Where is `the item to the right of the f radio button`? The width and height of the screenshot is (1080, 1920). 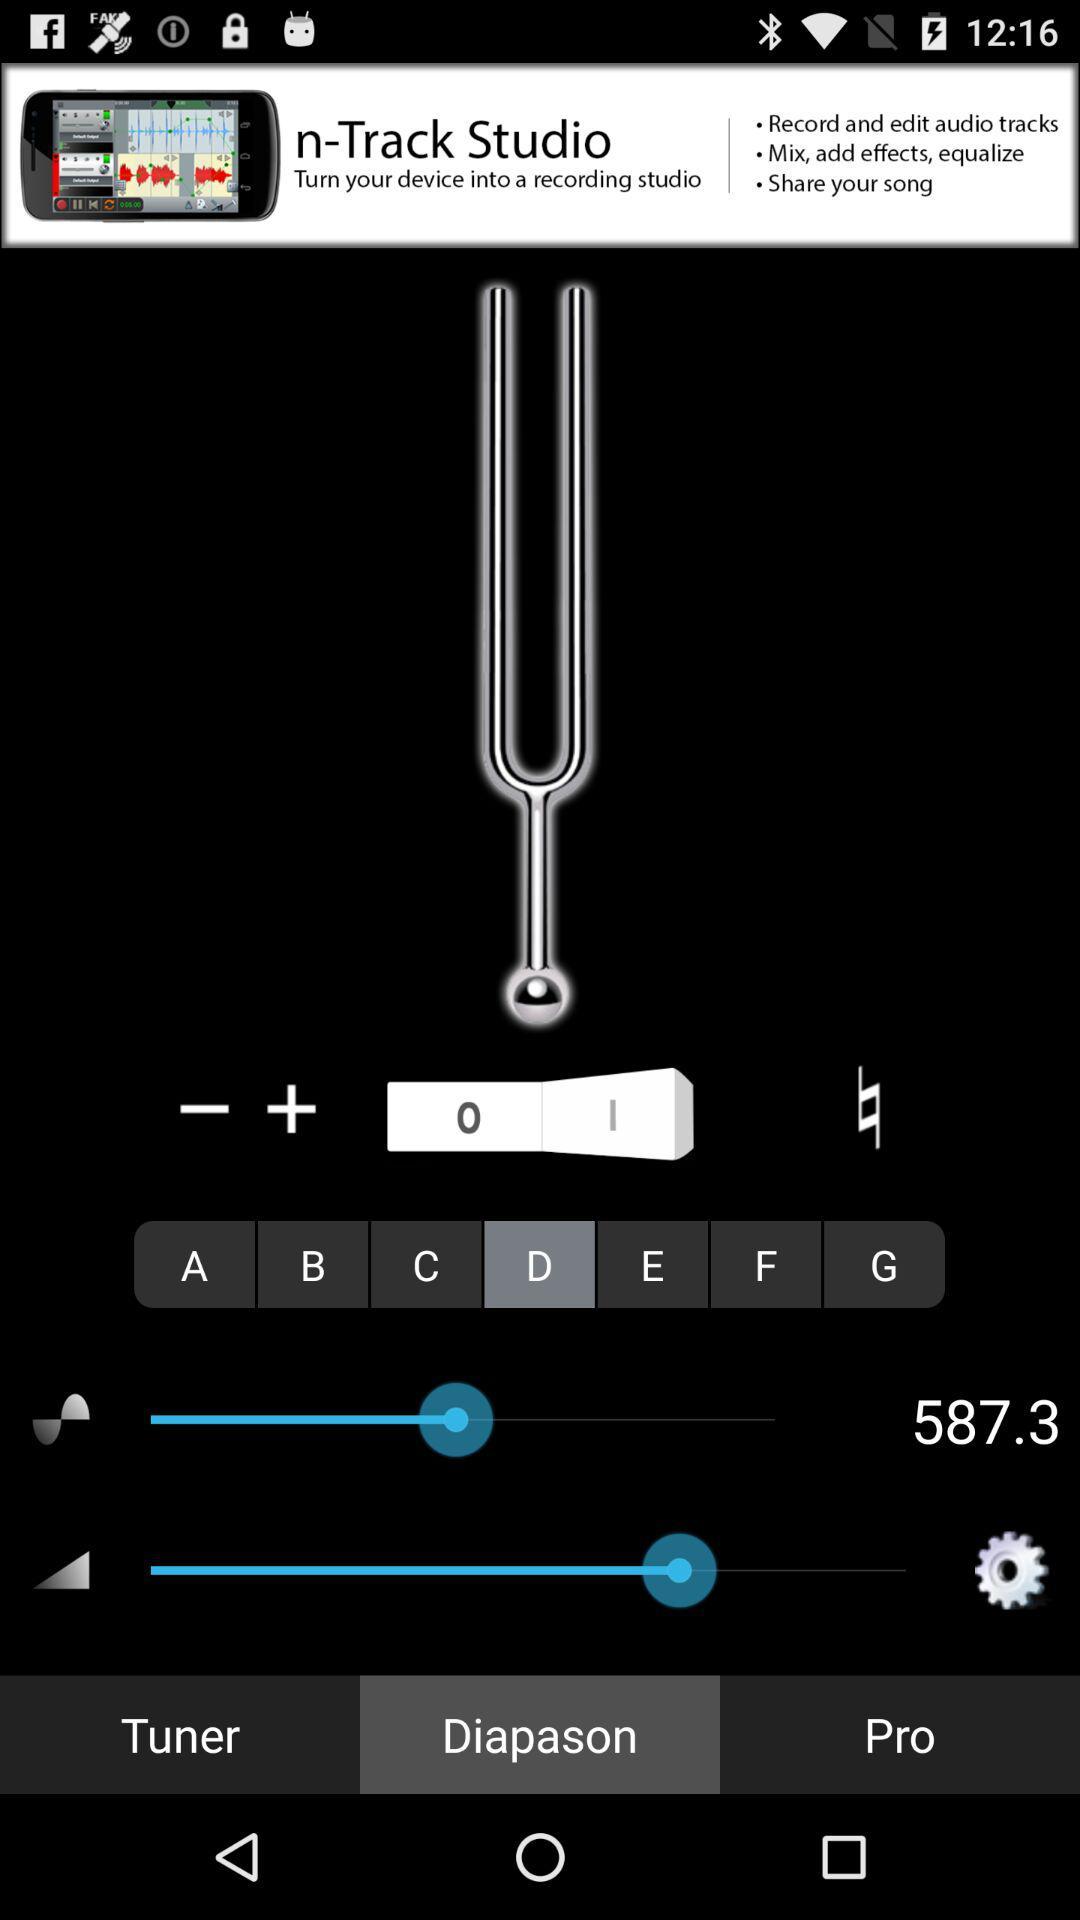 the item to the right of the f radio button is located at coordinates (883, 1263).